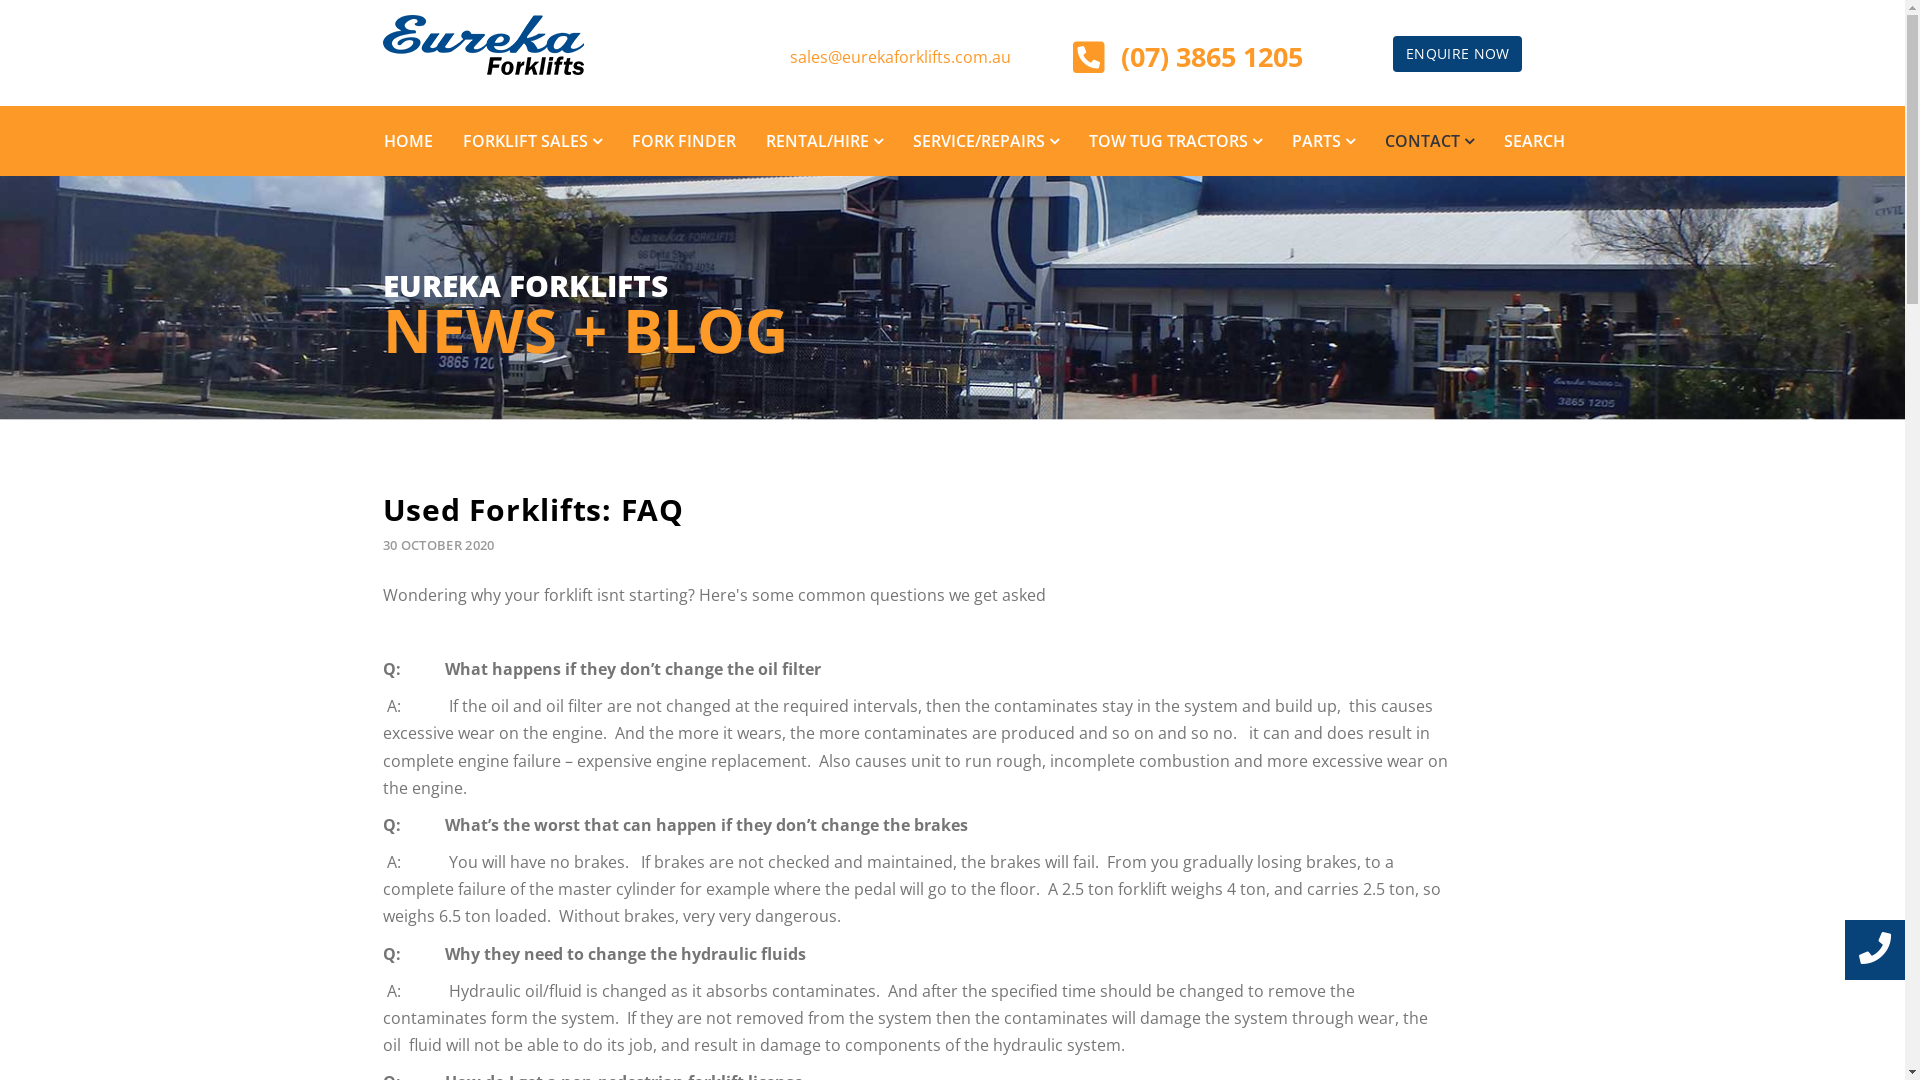  What do you see at coordinates (1175, 140) in the screenshot?
I see `'TOW TUG TRACTORS'` at bounding box center [1175, 140].